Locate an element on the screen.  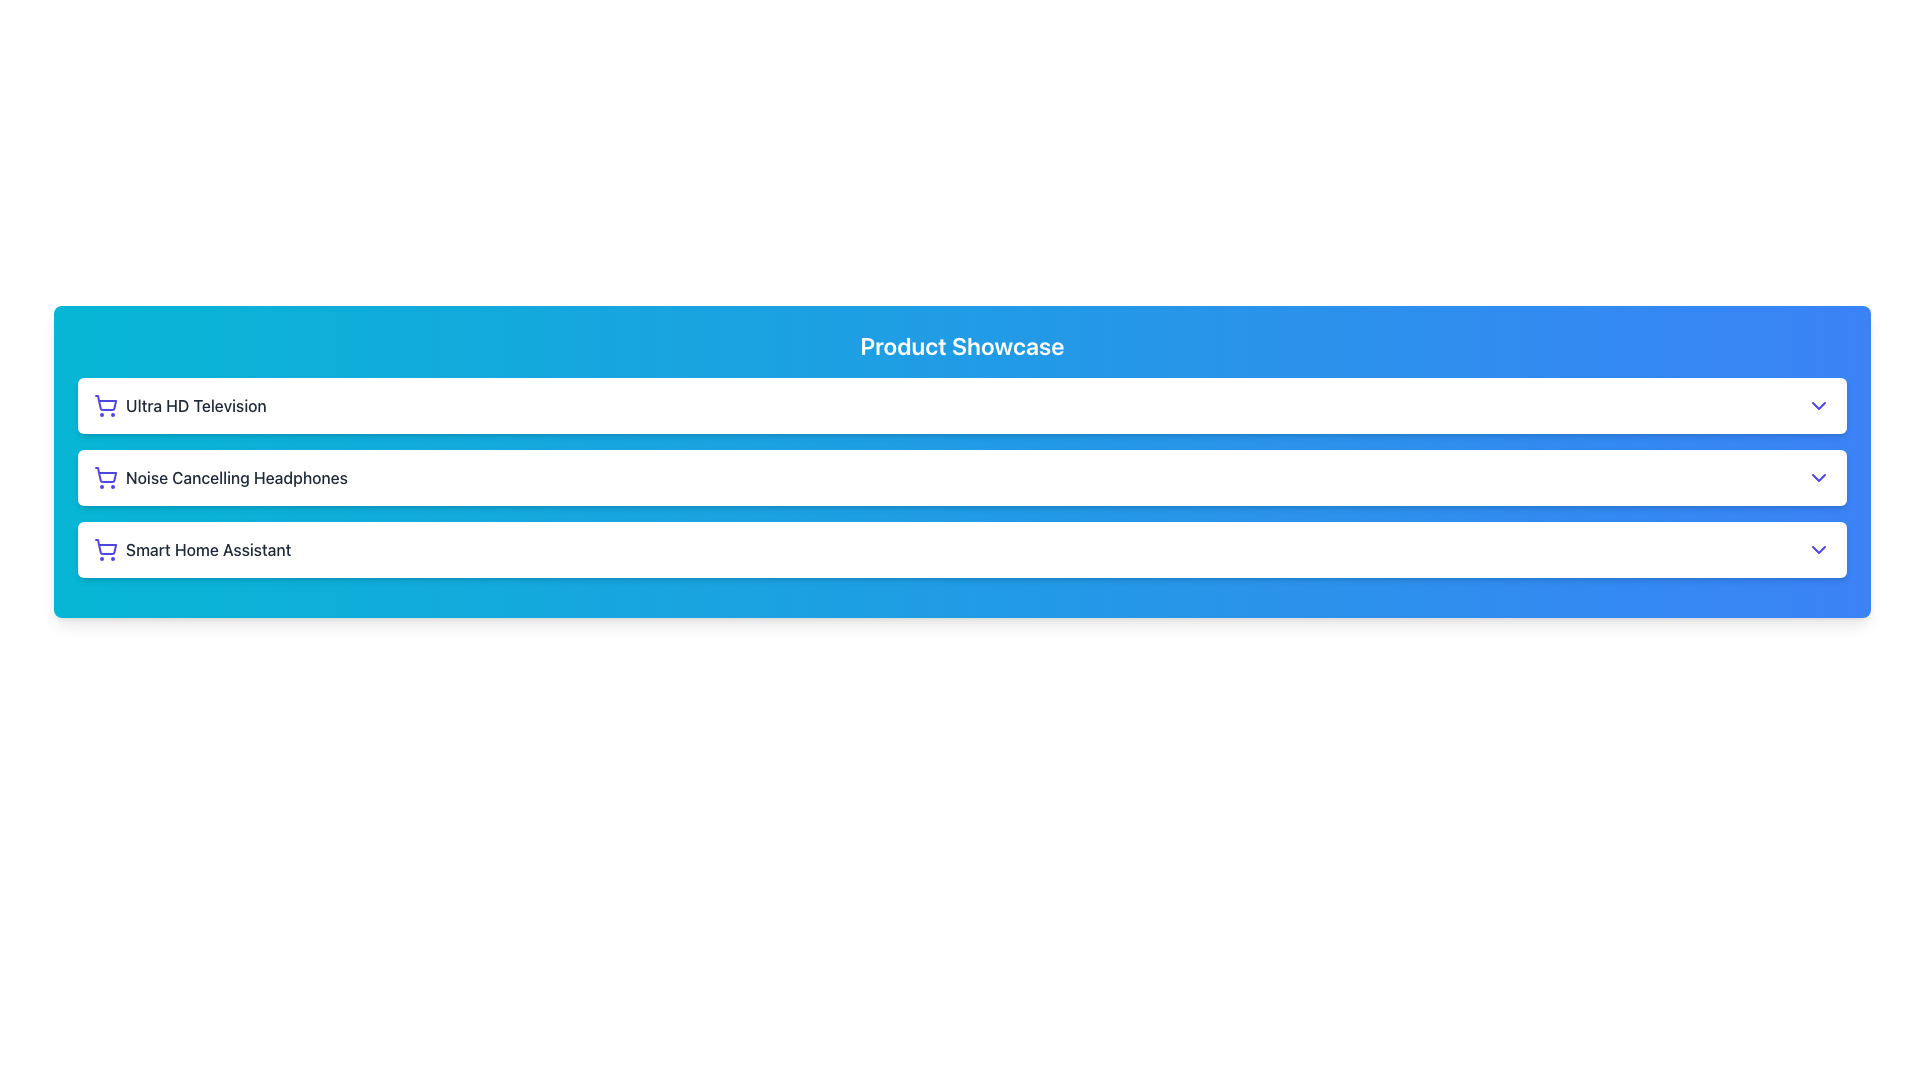
the indigo shopping cart icon, which is the first element in a horizontal group next to the text 'Noise Cancelling Headphones' is located at coordinates (104, 478).